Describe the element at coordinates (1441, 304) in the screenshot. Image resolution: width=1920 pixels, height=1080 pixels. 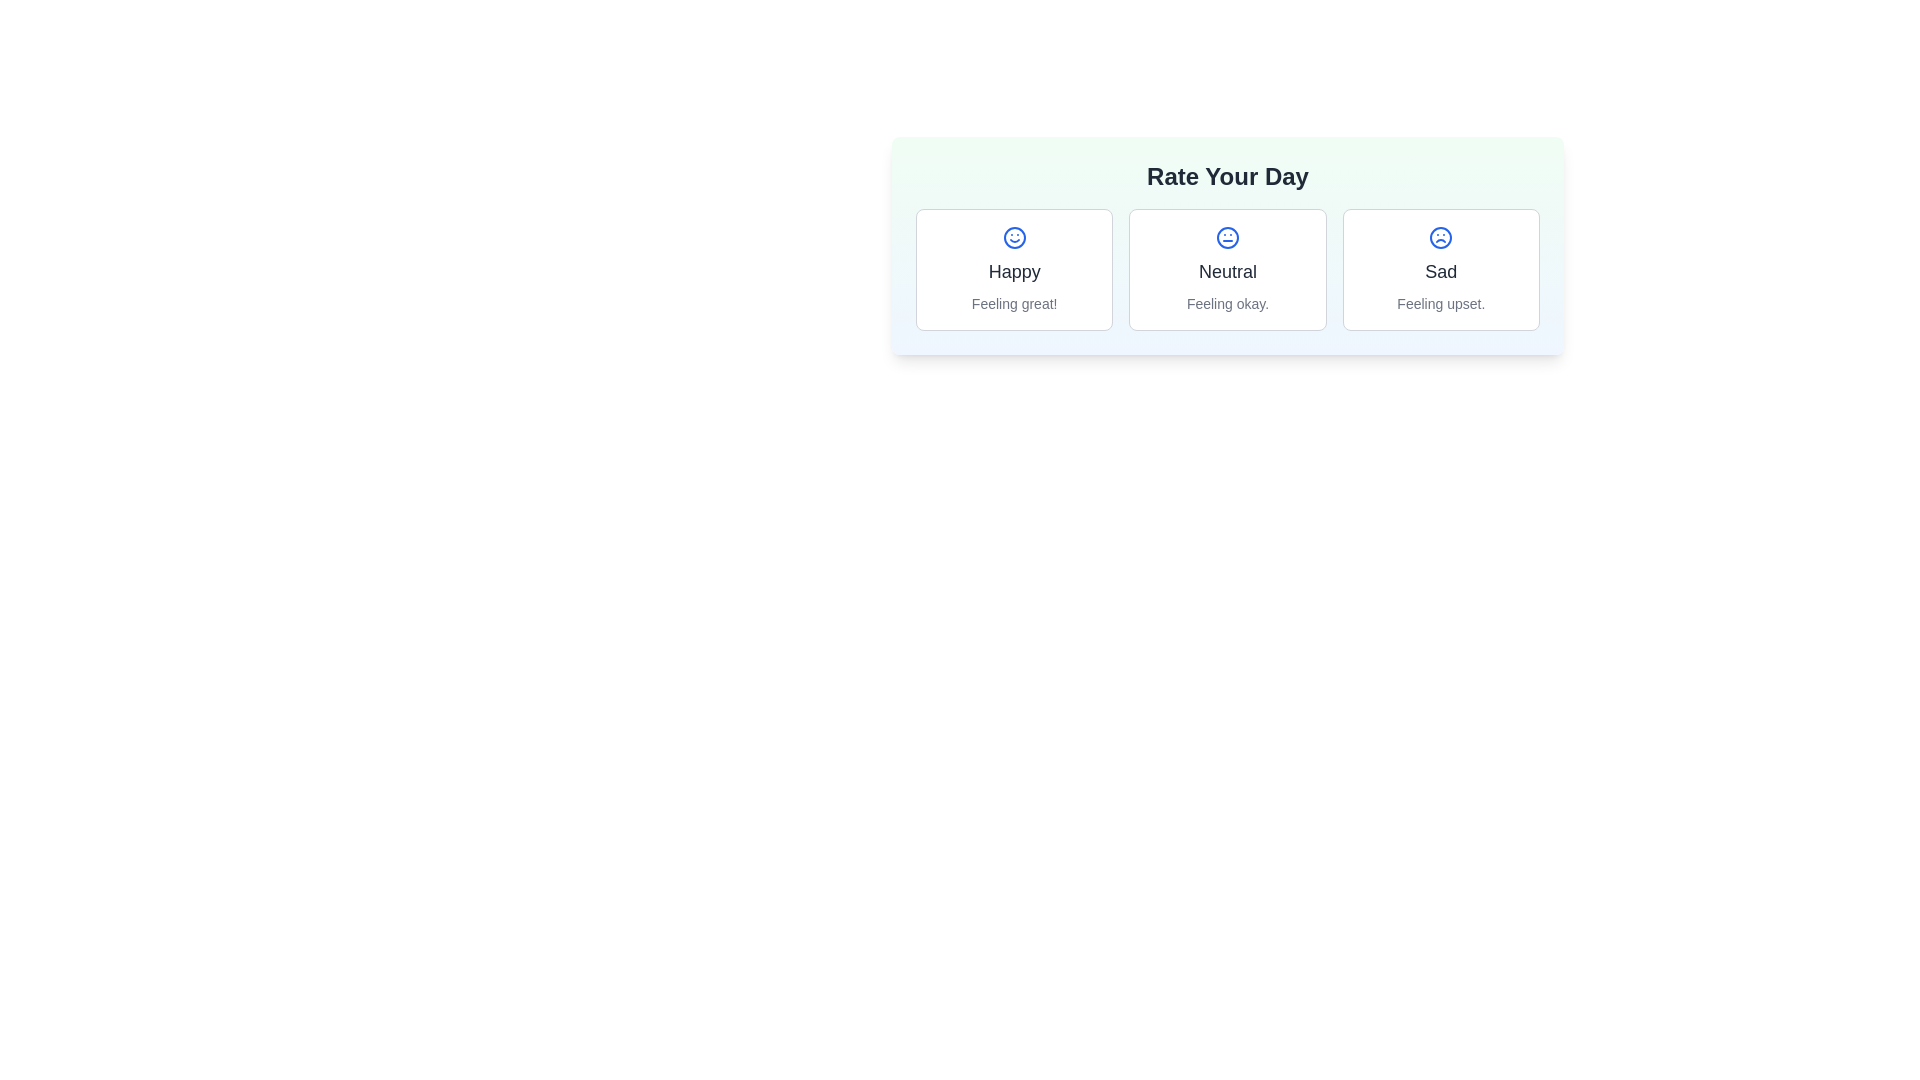
I see `the Text Label element displaying 'Feeling upset.' which is styled in light gray and positioned at the bottom of the 'Sad' mood section` at that location.